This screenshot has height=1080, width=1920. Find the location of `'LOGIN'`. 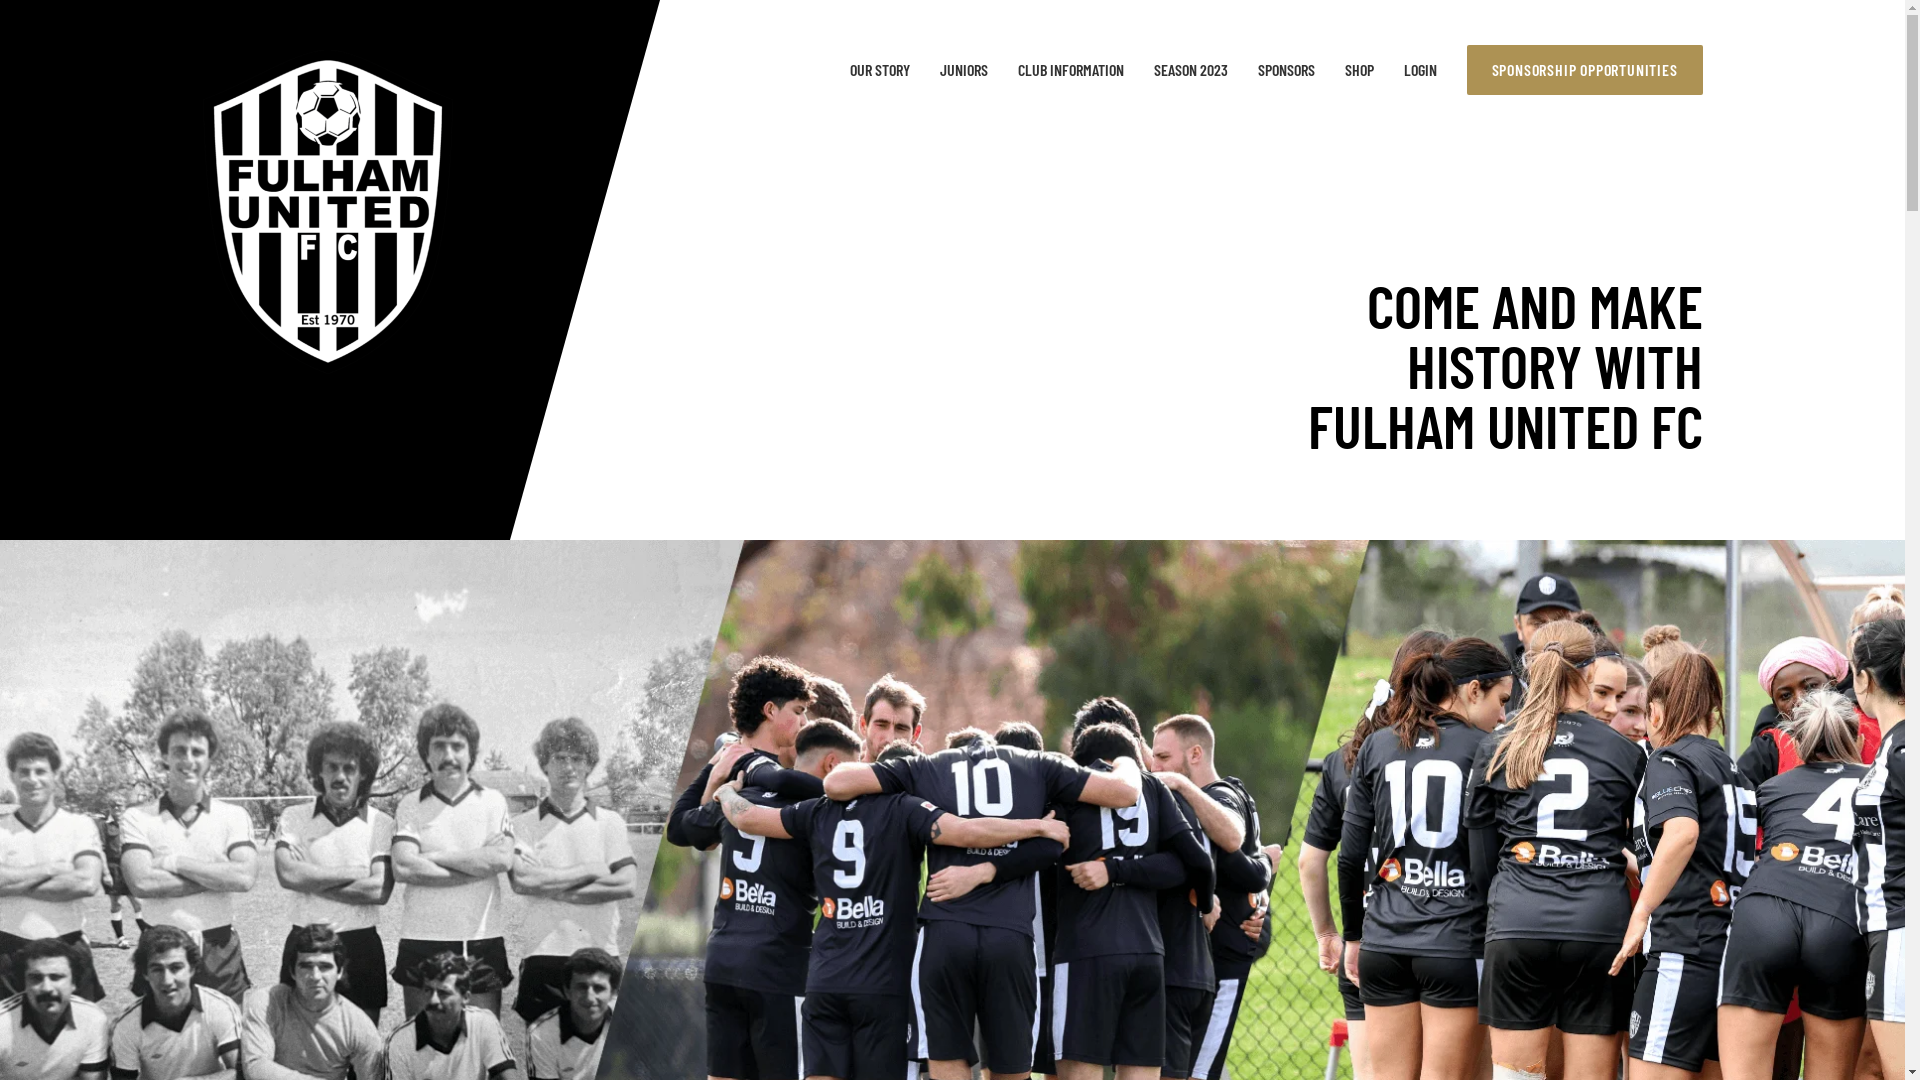

'LOGIN' is located at coordinates (1419, 68).